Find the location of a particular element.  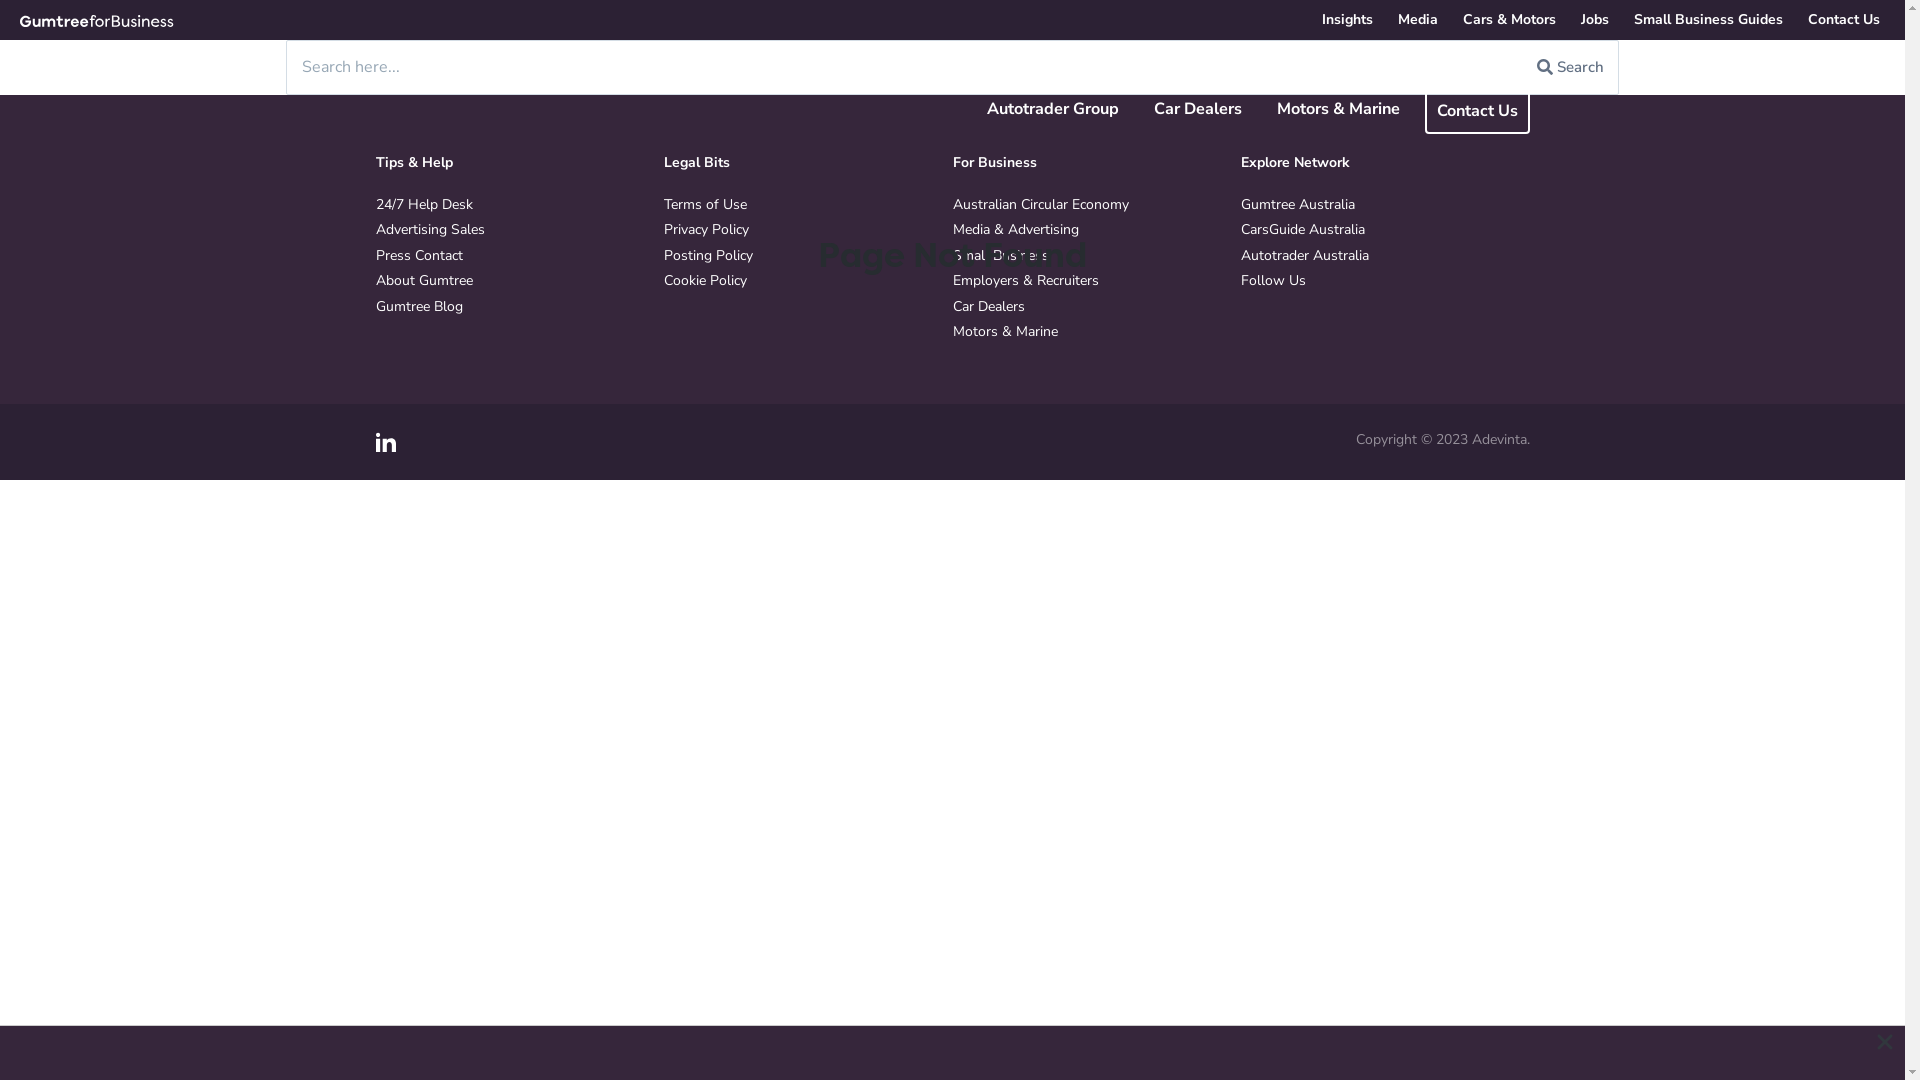

'Employers & Recruiters' is located at coordinates (1025, 280).